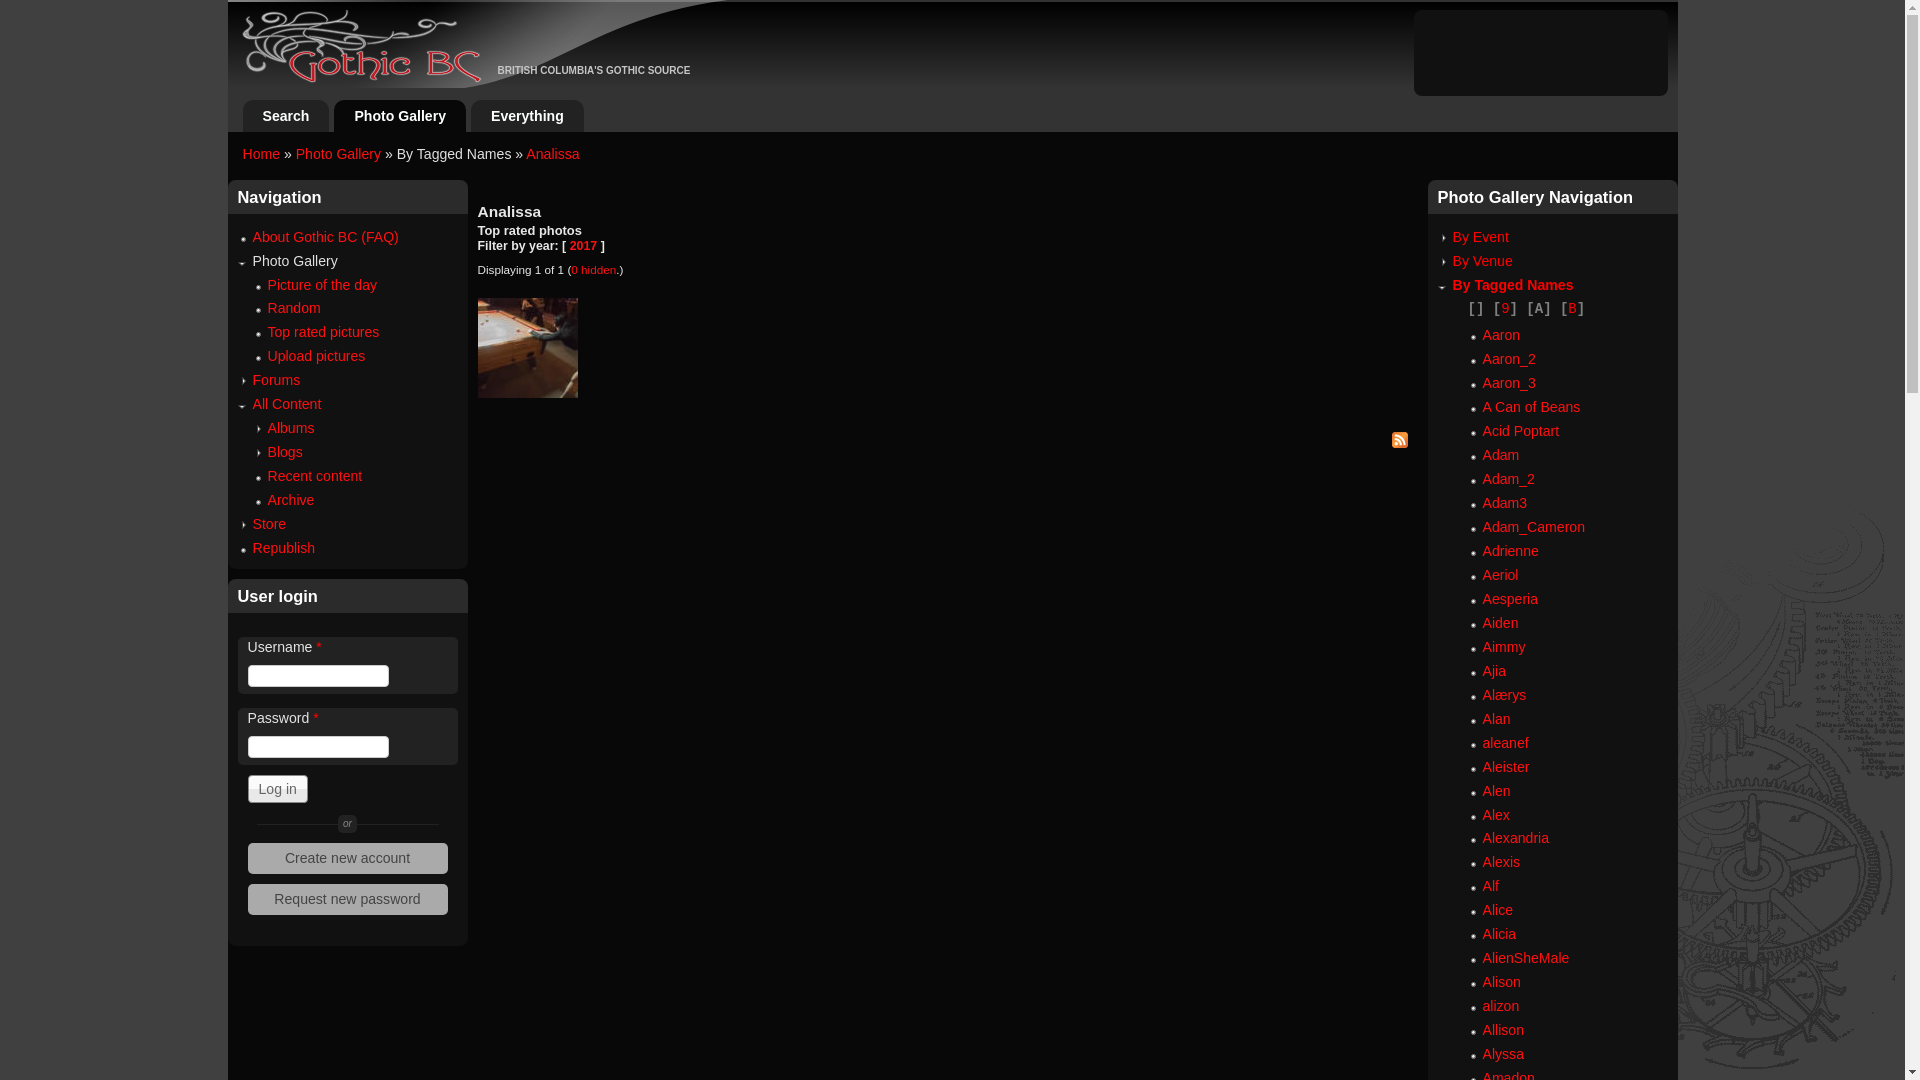  What do you see at coordinates (1505, 308) in the screenshot?
I see `'9'` at bounding box center [1505, 308].